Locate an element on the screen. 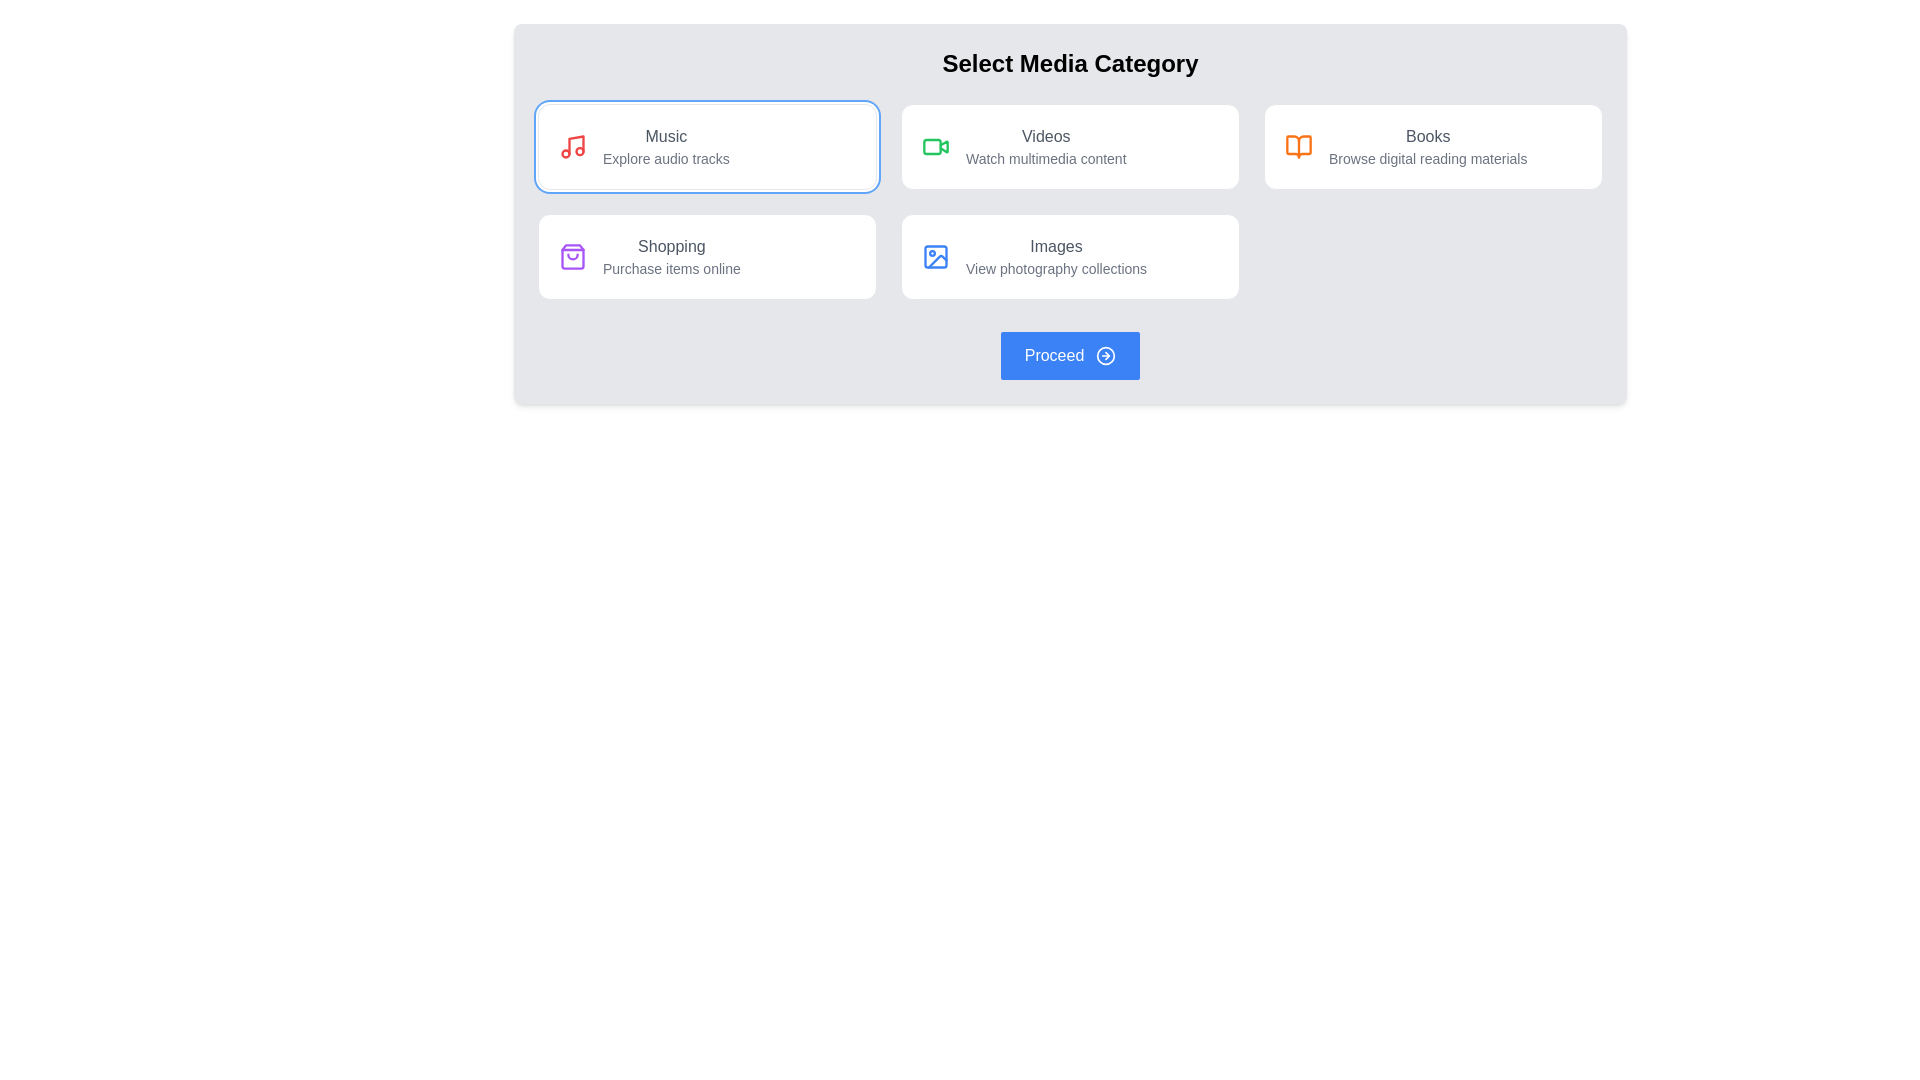  the 'Shopping' text label, which serves as a descriptive label for the second card in a horizontal group of selectable categories is located at coordinates (671, 256).